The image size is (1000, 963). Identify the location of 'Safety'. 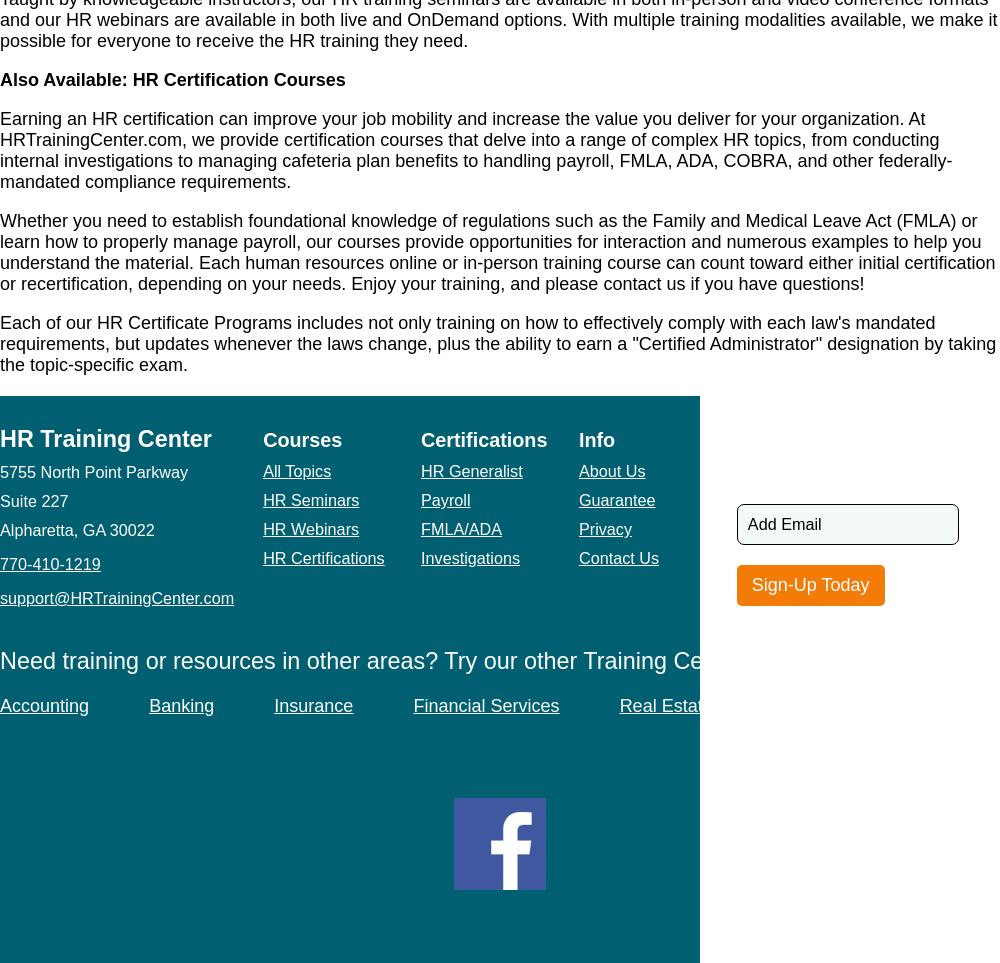
(933, 704).